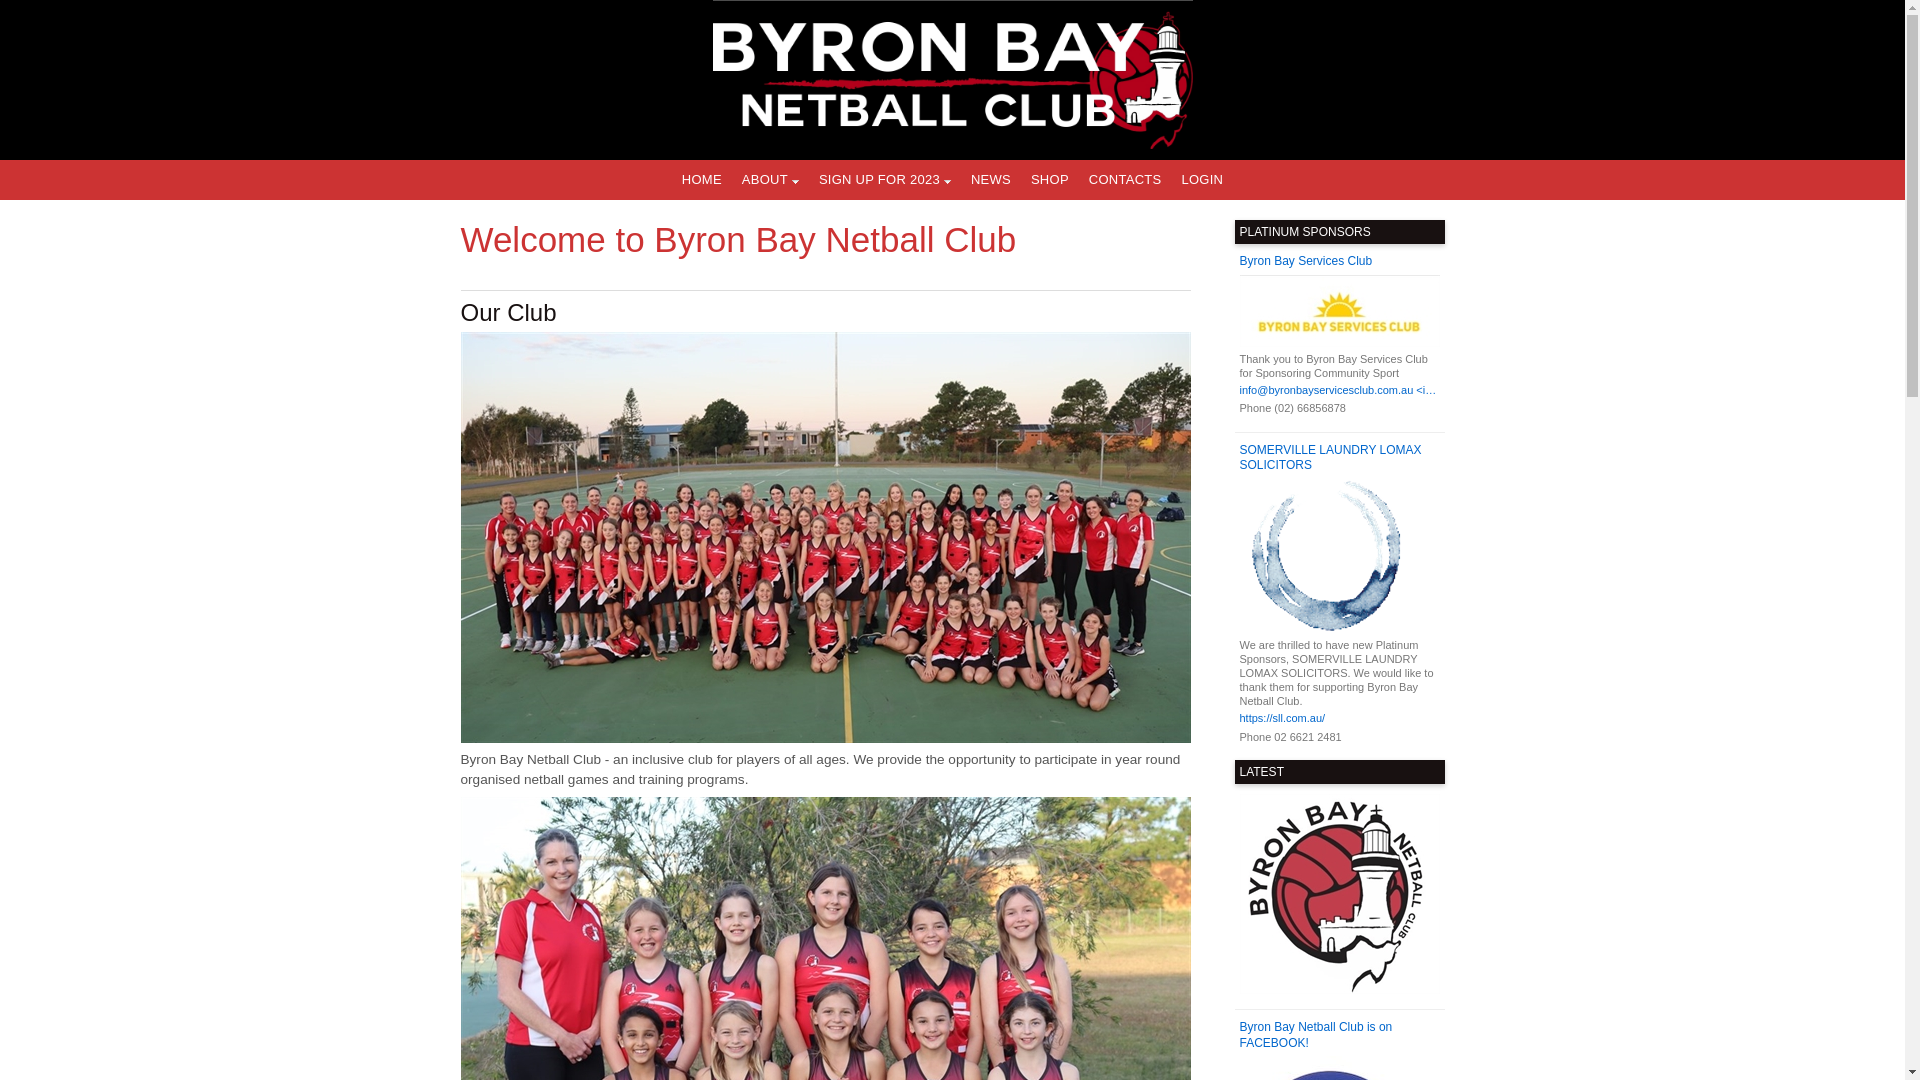 The width and height of the screenshot is (1920, 1080). I want to click on 'SIGN UP FOR 2023', so click(883, 180).